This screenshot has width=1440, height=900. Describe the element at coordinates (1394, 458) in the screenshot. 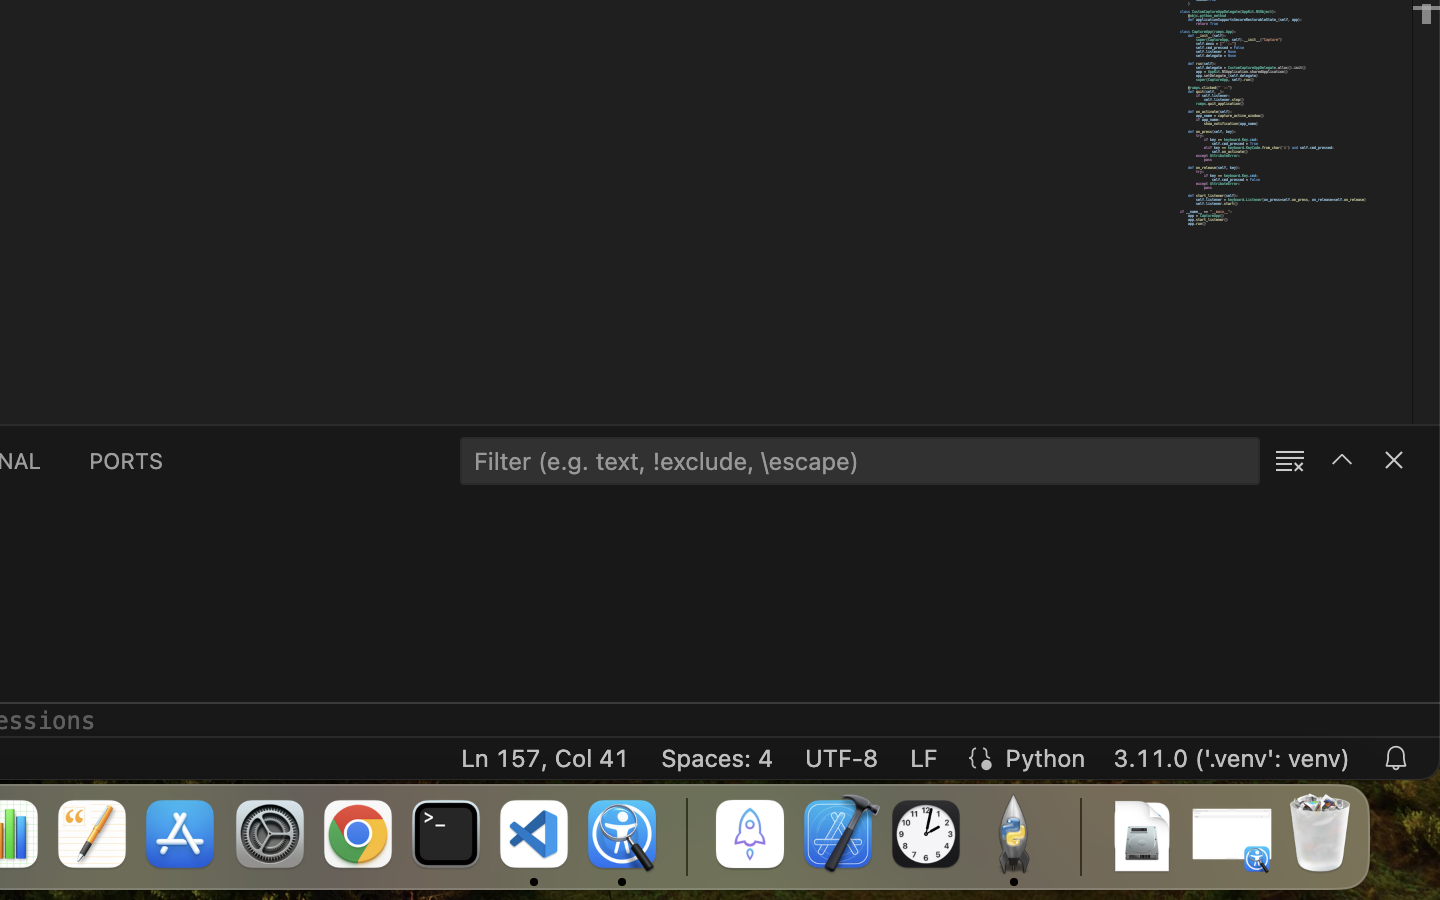

I see `''` at that location.